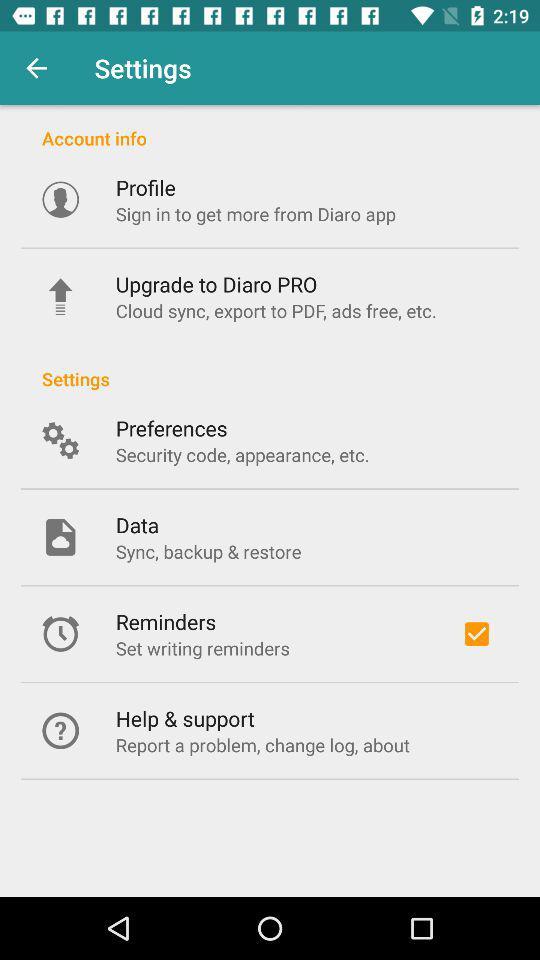 The height and width of the screenshot is (960, 540). Describe the element at coordinates (185, 718) in the screenshot. I see `icon below the set writing reminders icon` at that location.